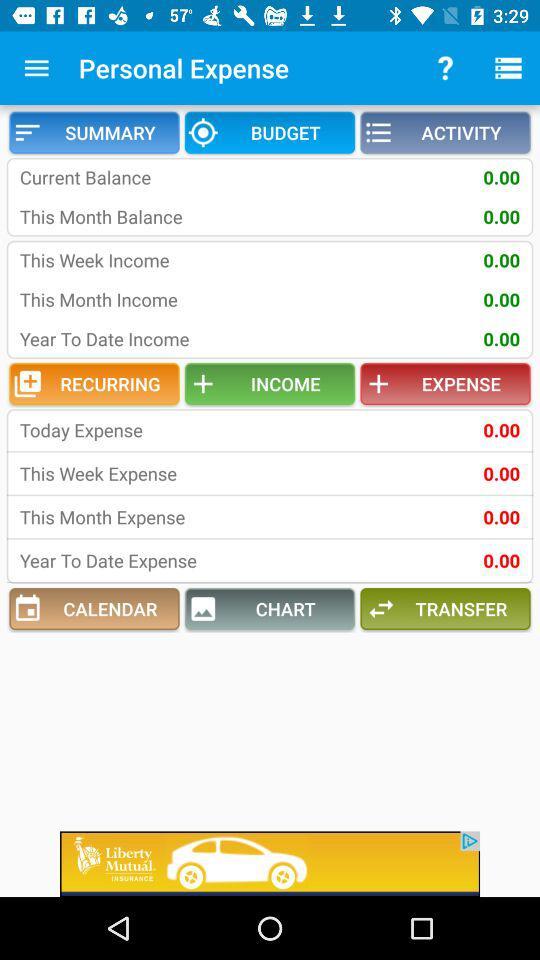 The width and height of the screenshot is (540, 960). What do you see at coordinates (445, 131) in the screenshot?
I see `the activity item` at bounding box center [445, 131].